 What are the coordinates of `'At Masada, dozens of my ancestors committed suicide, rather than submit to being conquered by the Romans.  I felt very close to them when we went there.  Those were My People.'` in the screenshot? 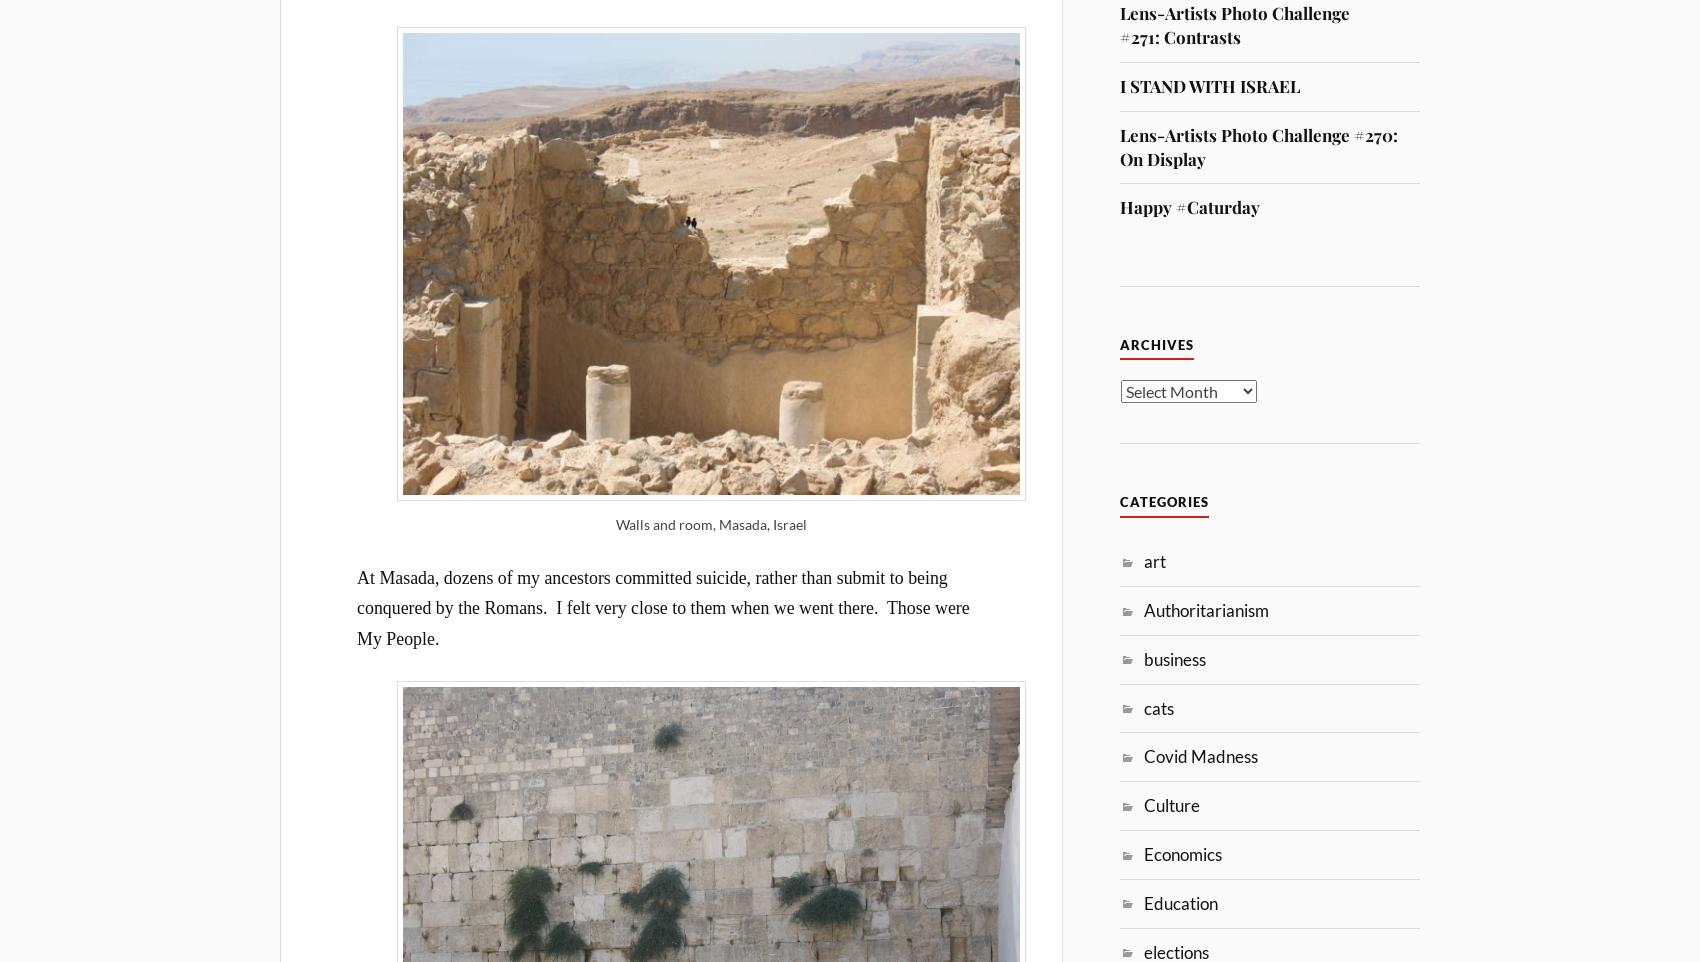 It's located at (356, 606).